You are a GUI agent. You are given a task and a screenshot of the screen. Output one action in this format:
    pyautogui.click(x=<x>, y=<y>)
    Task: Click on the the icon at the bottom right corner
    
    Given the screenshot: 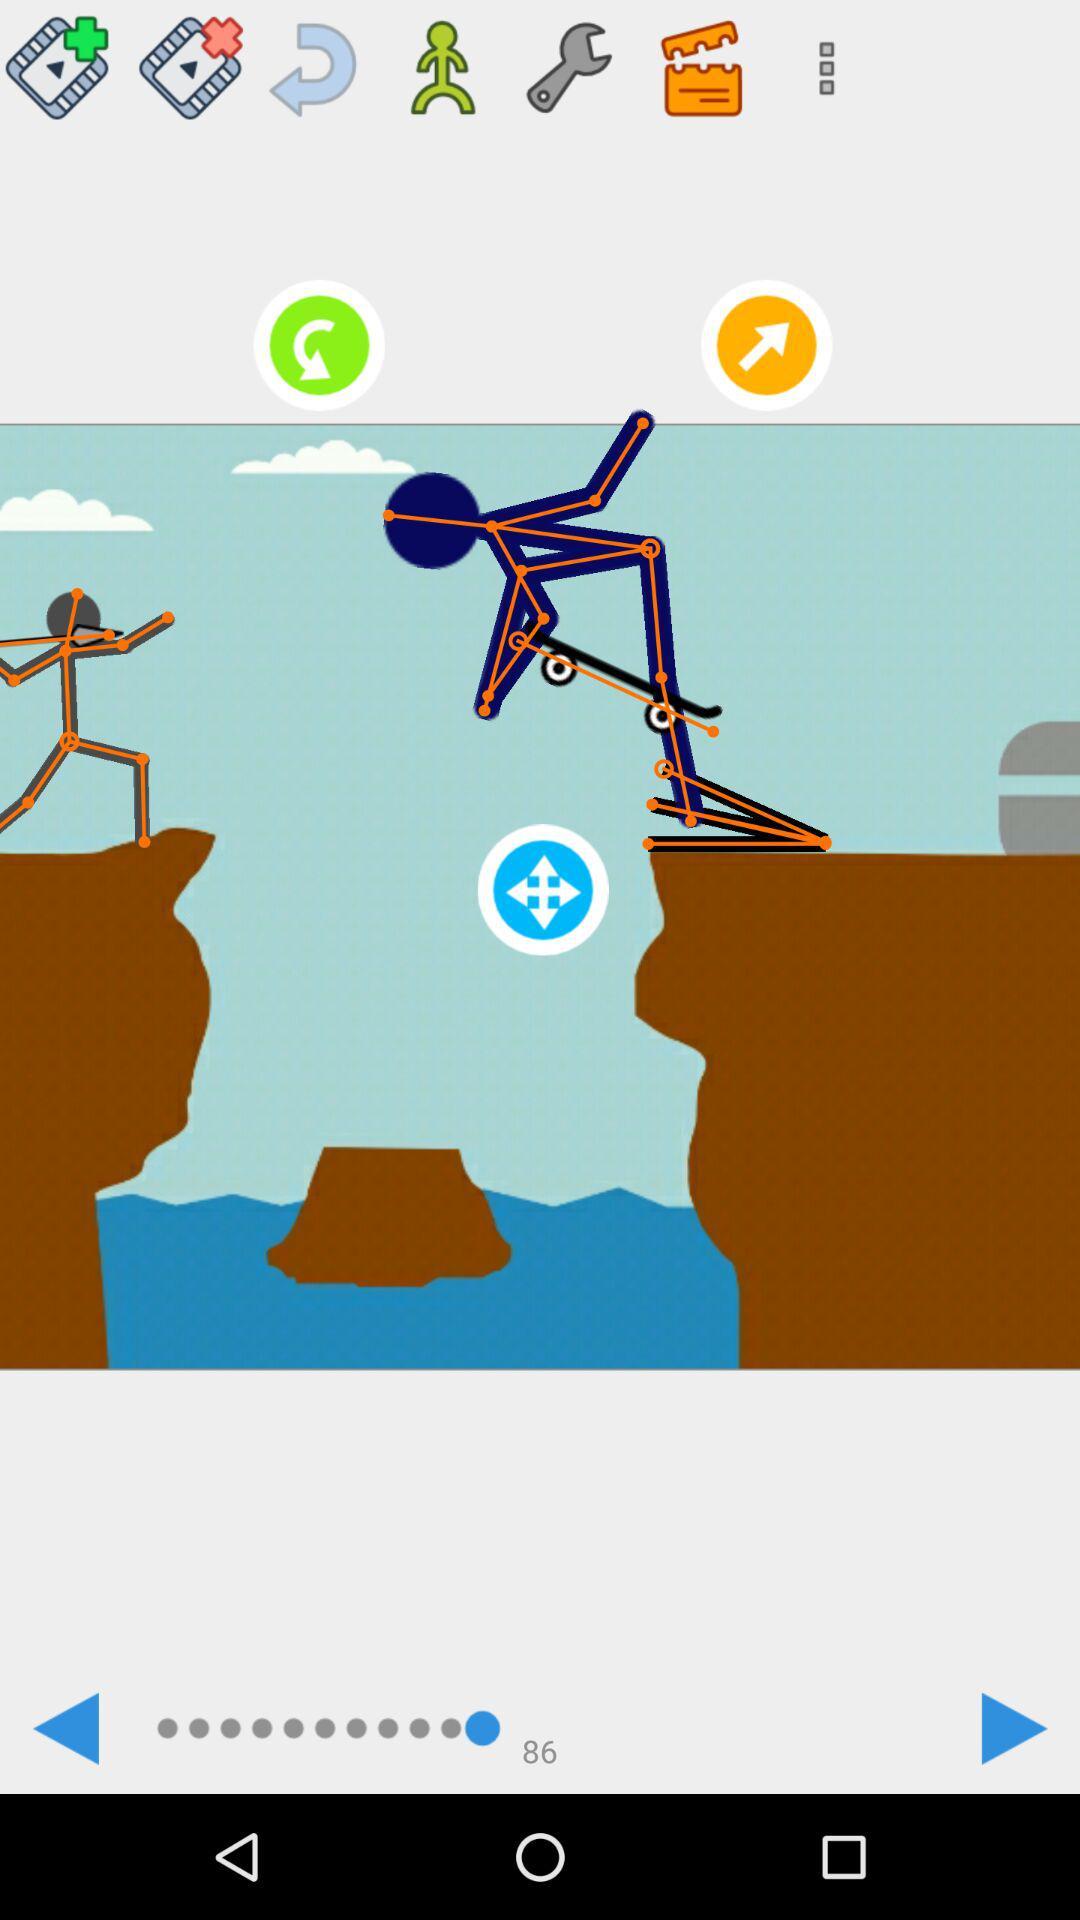 What is the action you would take?
    pyautogui.click(x=1014, y=1727)
    